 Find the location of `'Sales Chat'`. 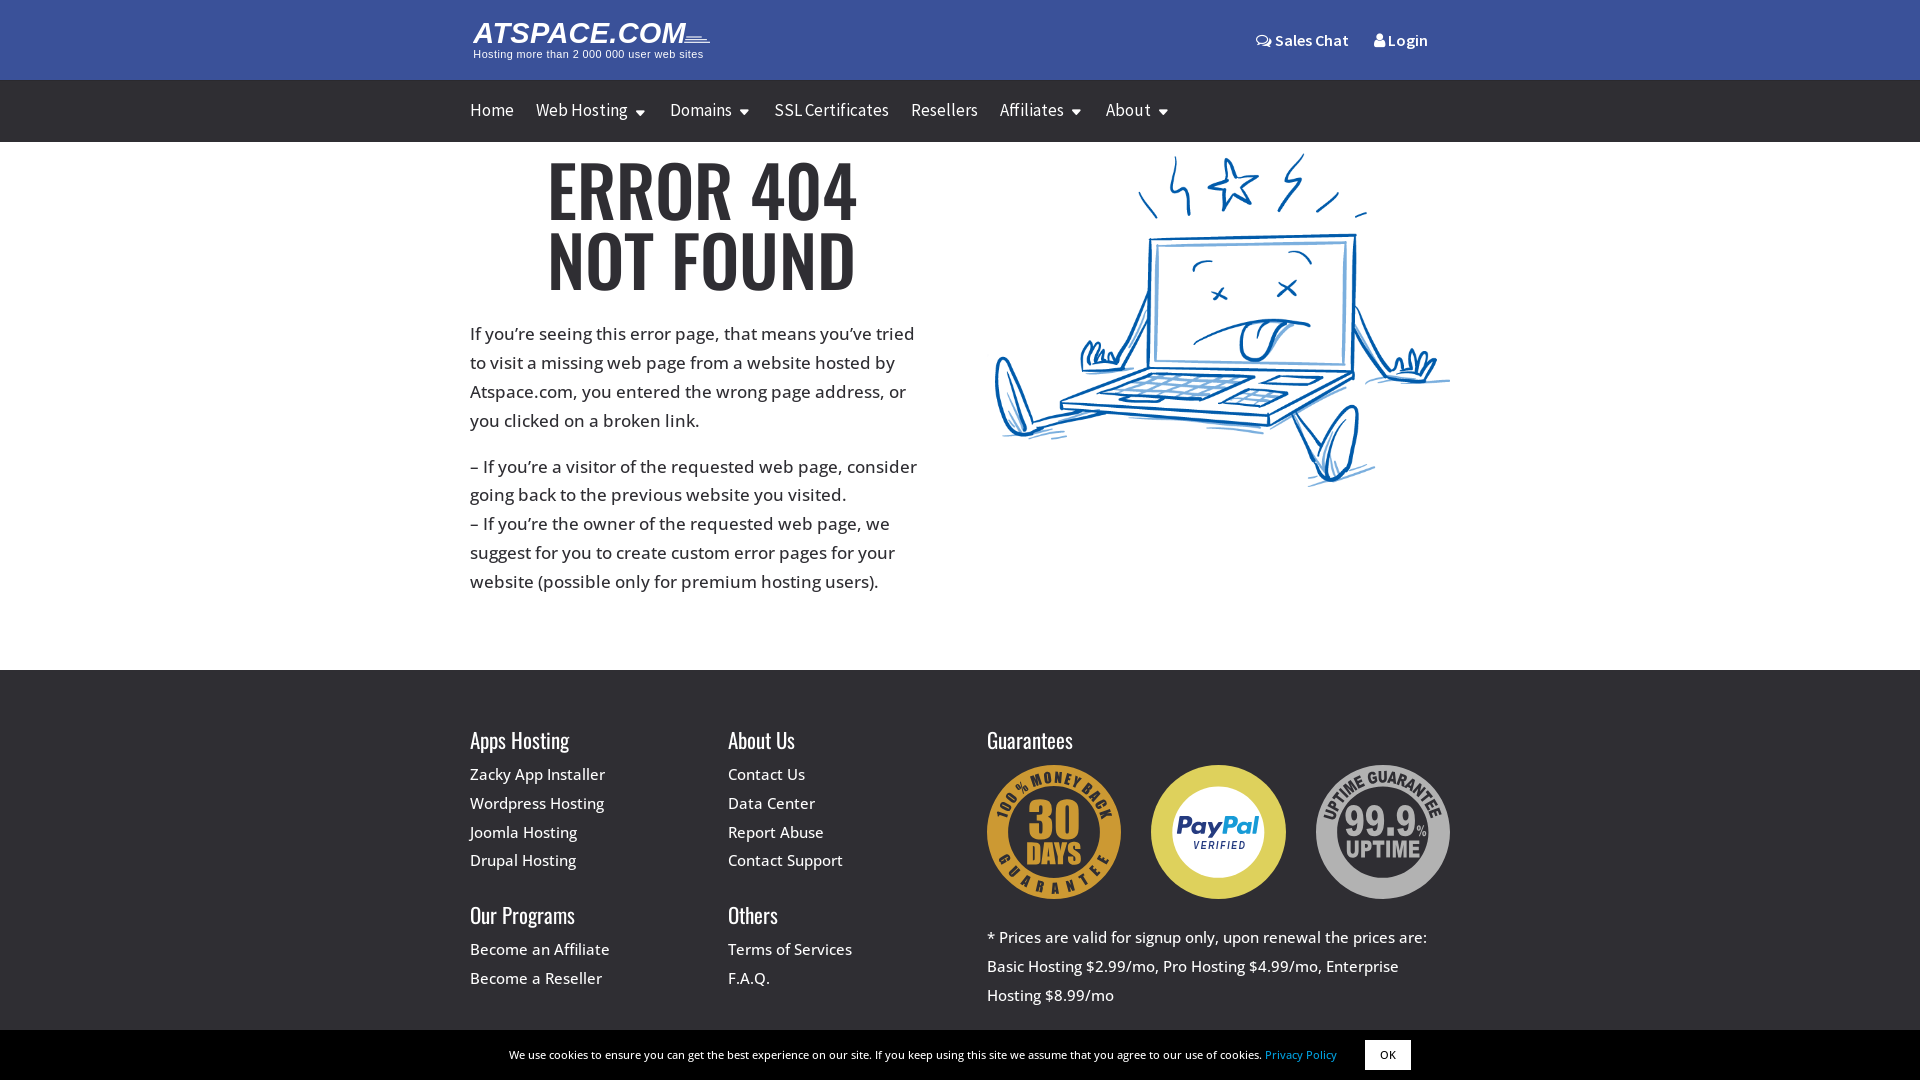

'Sales Chat' is located at coordinates (1302, 55).